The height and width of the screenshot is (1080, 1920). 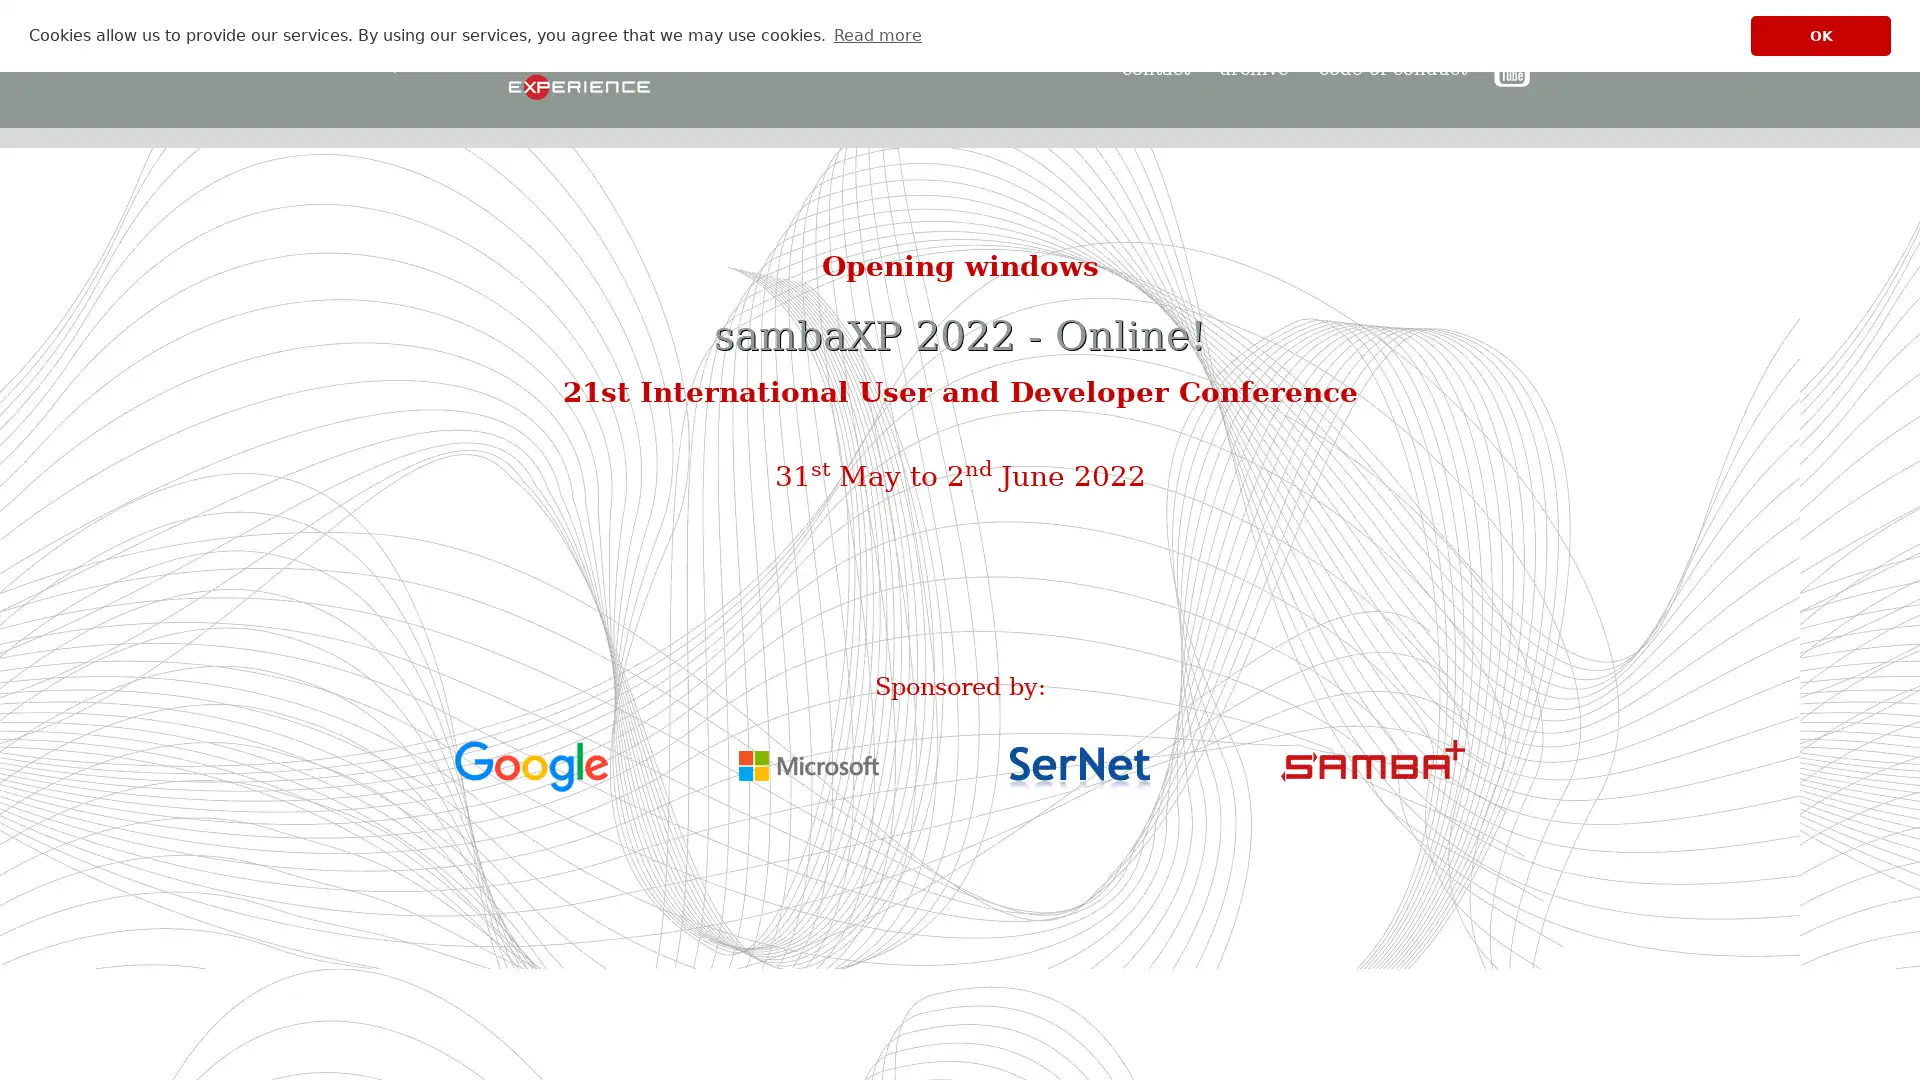 I want to click on dismiss cookie message, so click(x=1820, y=35).